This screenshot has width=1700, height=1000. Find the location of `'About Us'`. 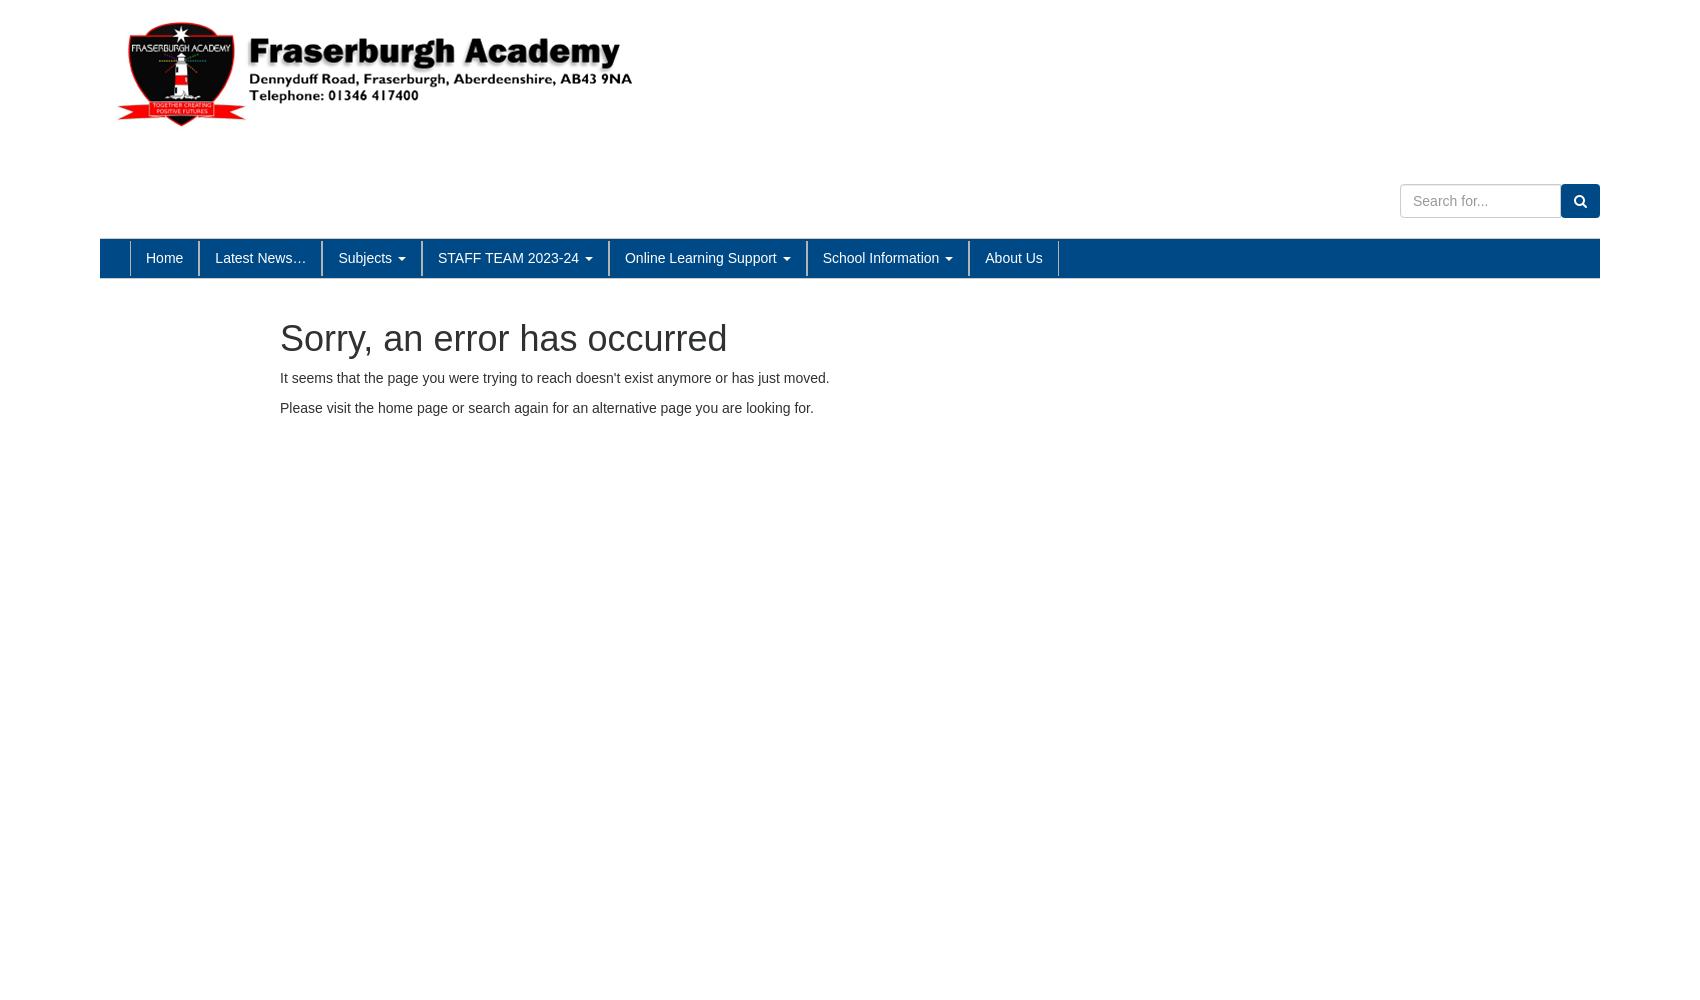

'About Us' is located at coordinates (1012, 257).